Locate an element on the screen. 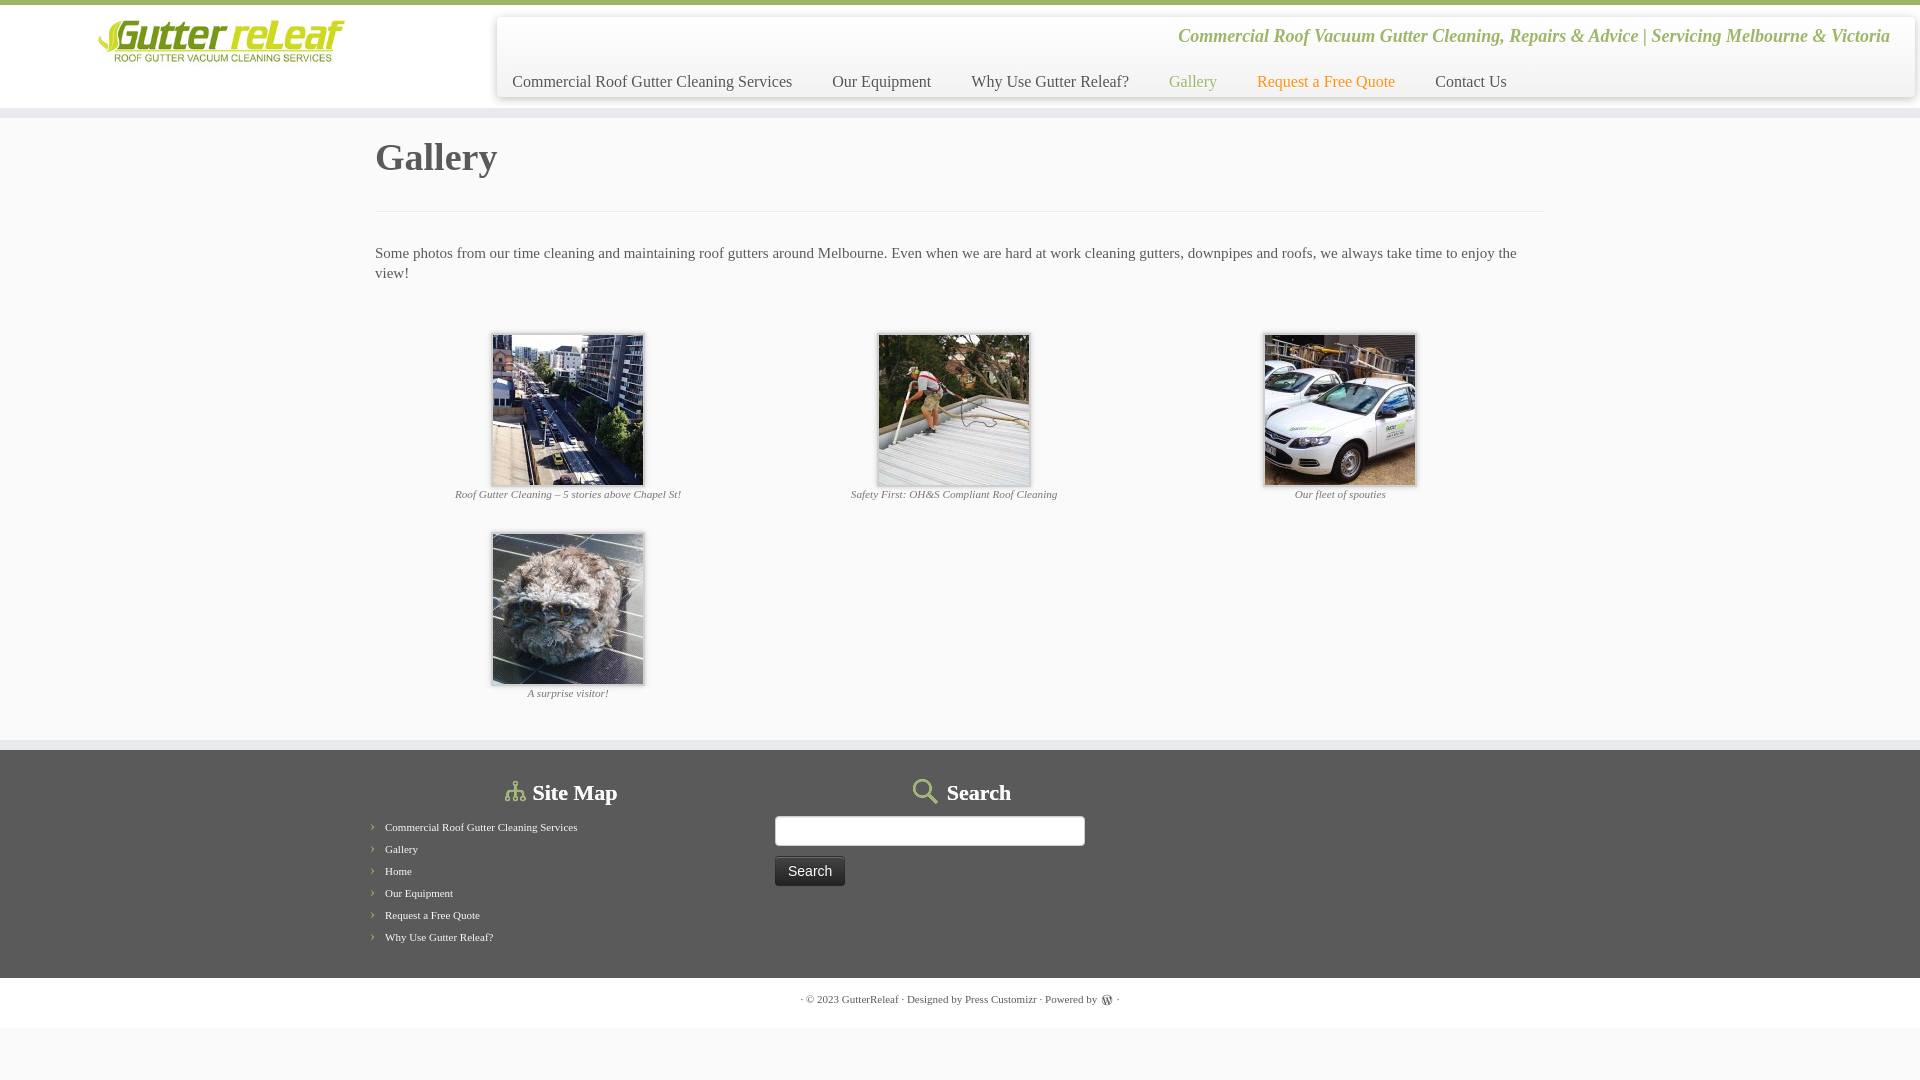 This screenshot has width=1920, height=1080. 'Why Use Gutter Releaf?' is located at coordinates (1049, 80).